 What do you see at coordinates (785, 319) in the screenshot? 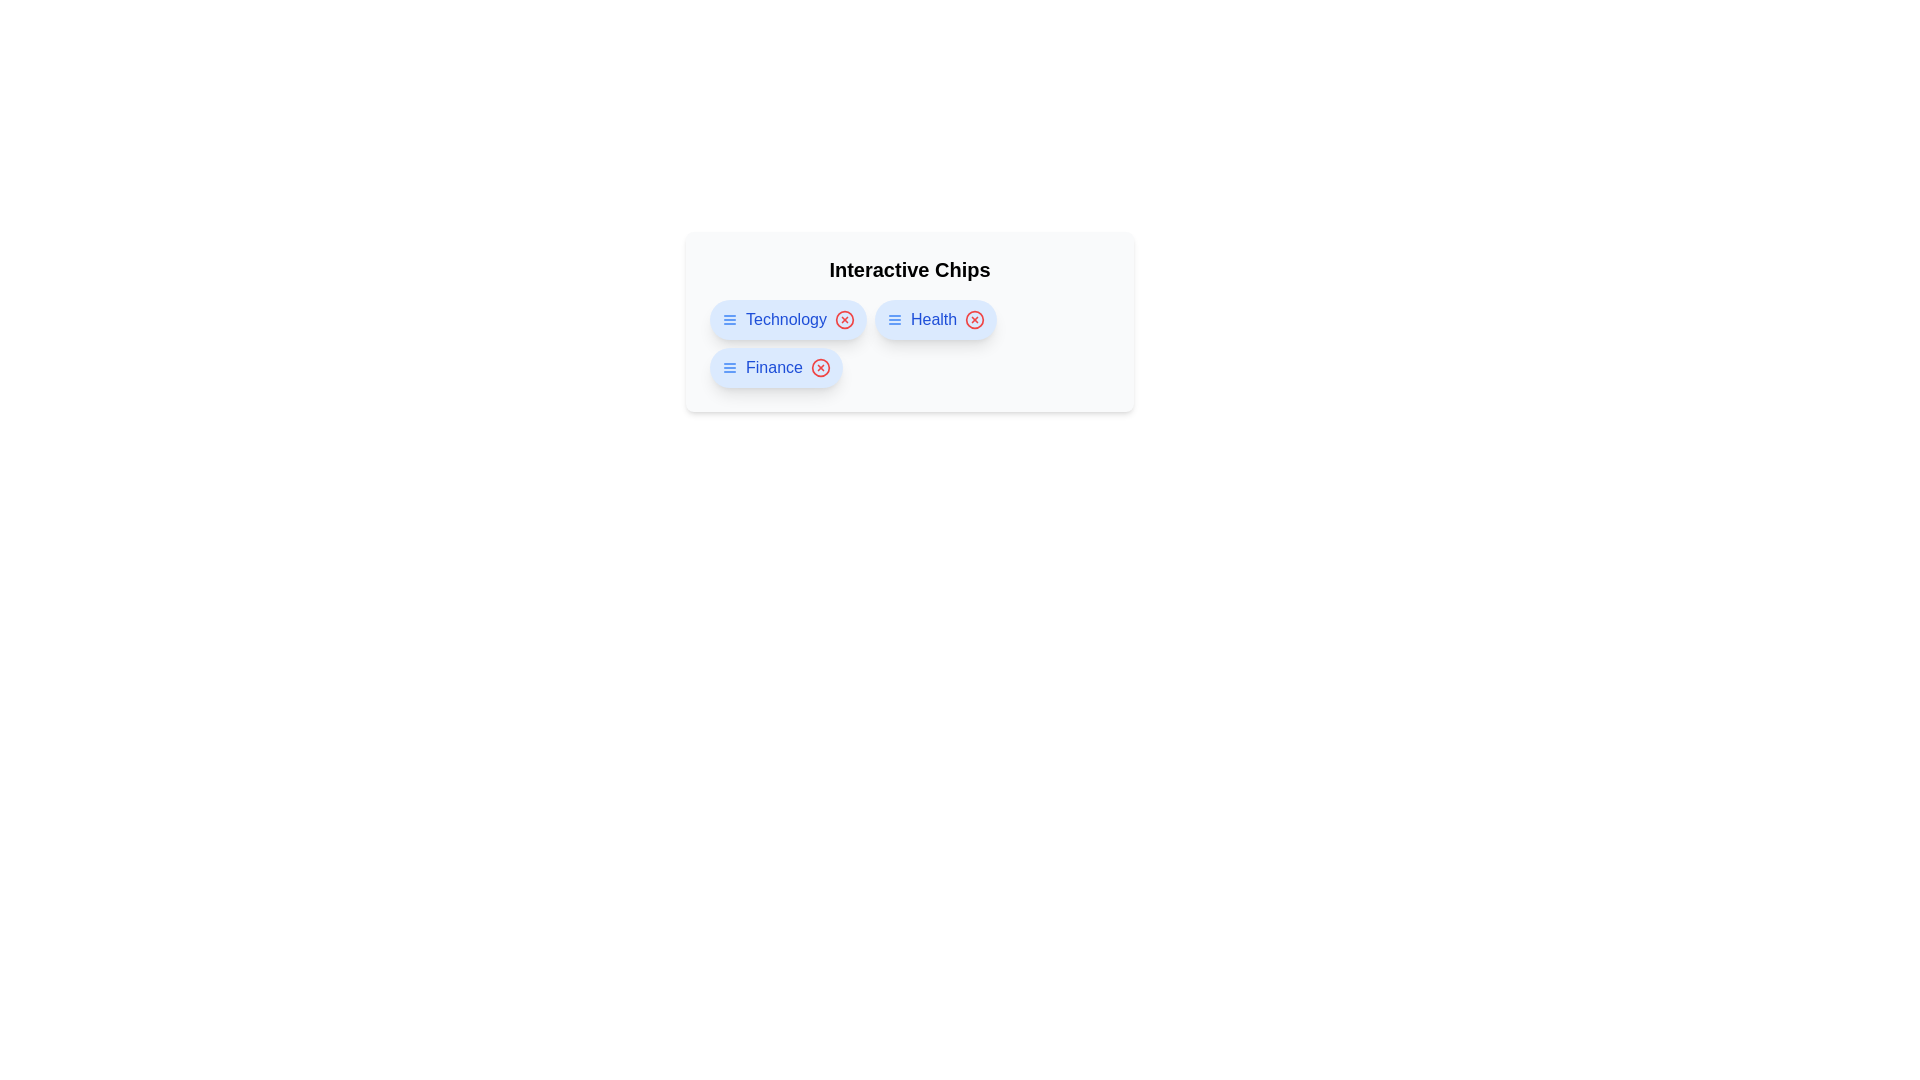
I see `the chip labeled Technology to navigate to its link` at bounding box center [785, 319].